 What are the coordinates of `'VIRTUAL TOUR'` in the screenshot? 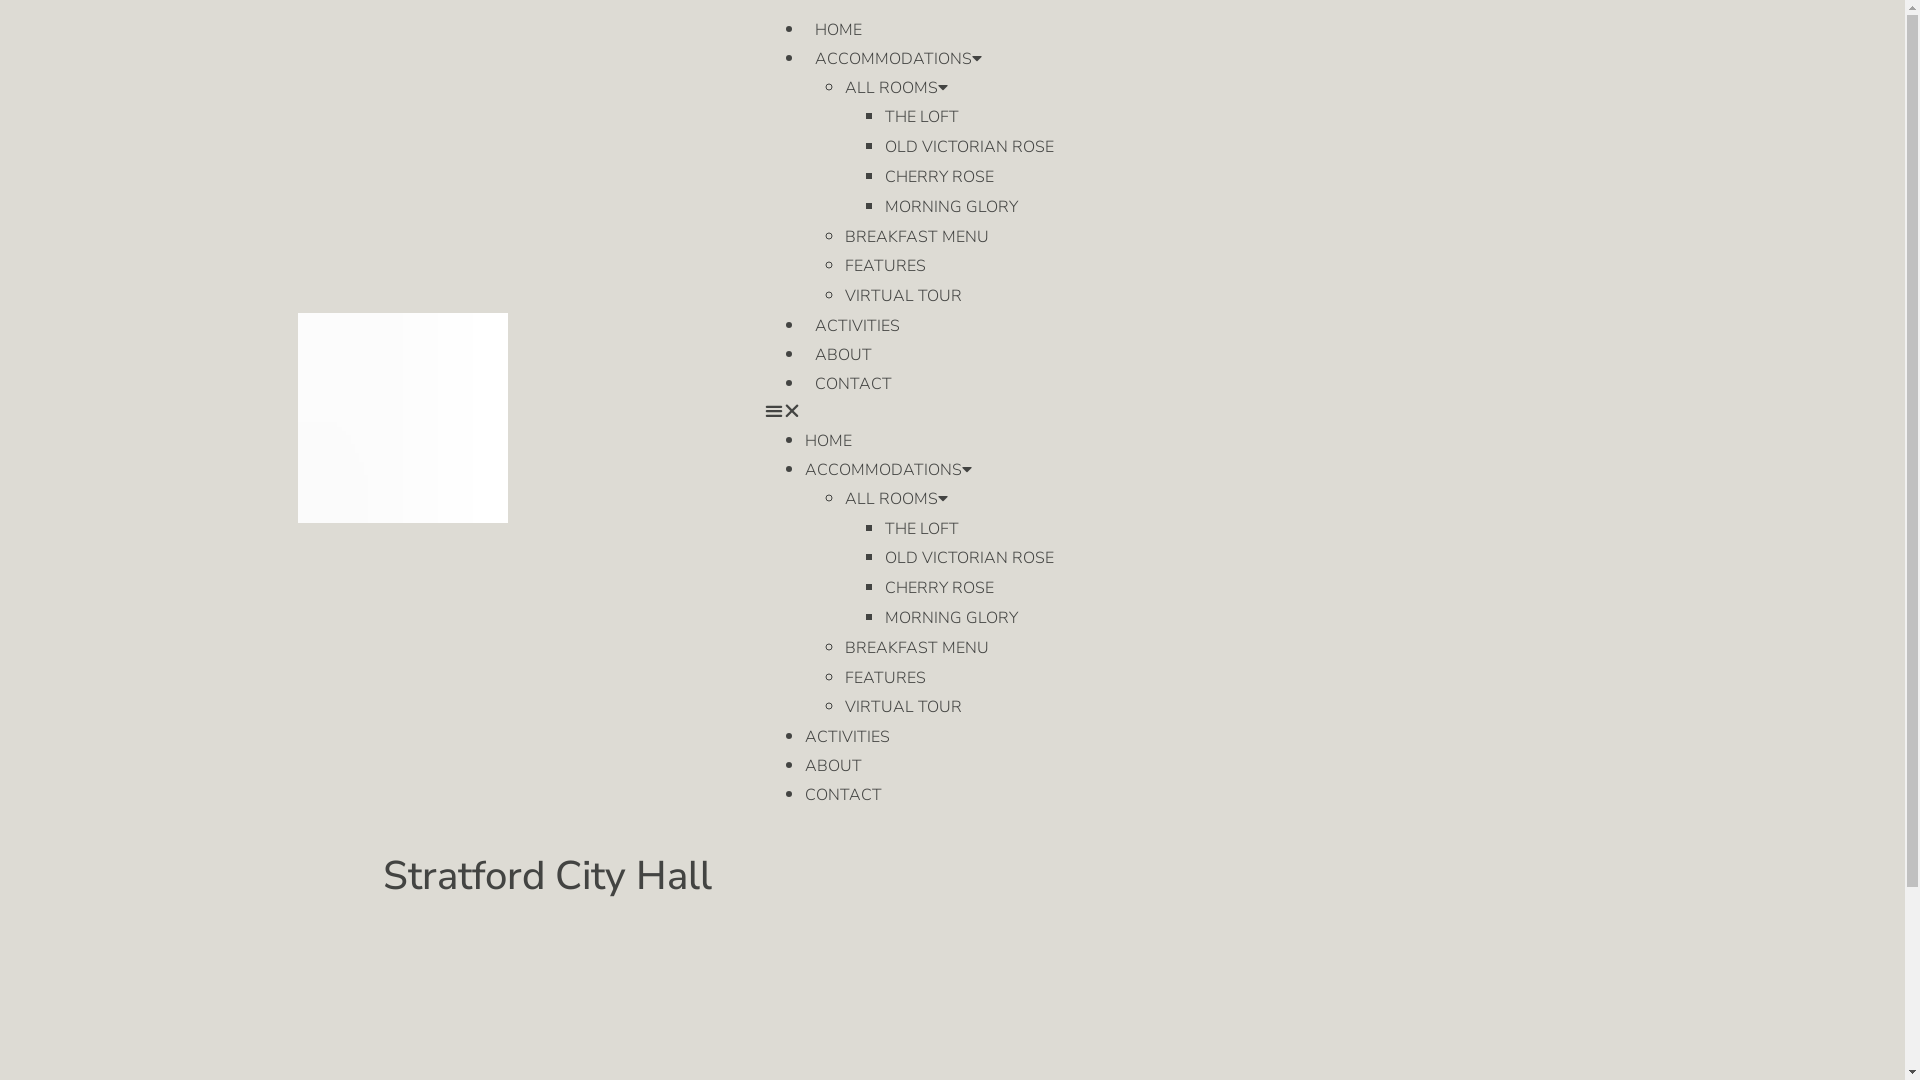 It's located at (902, 296).